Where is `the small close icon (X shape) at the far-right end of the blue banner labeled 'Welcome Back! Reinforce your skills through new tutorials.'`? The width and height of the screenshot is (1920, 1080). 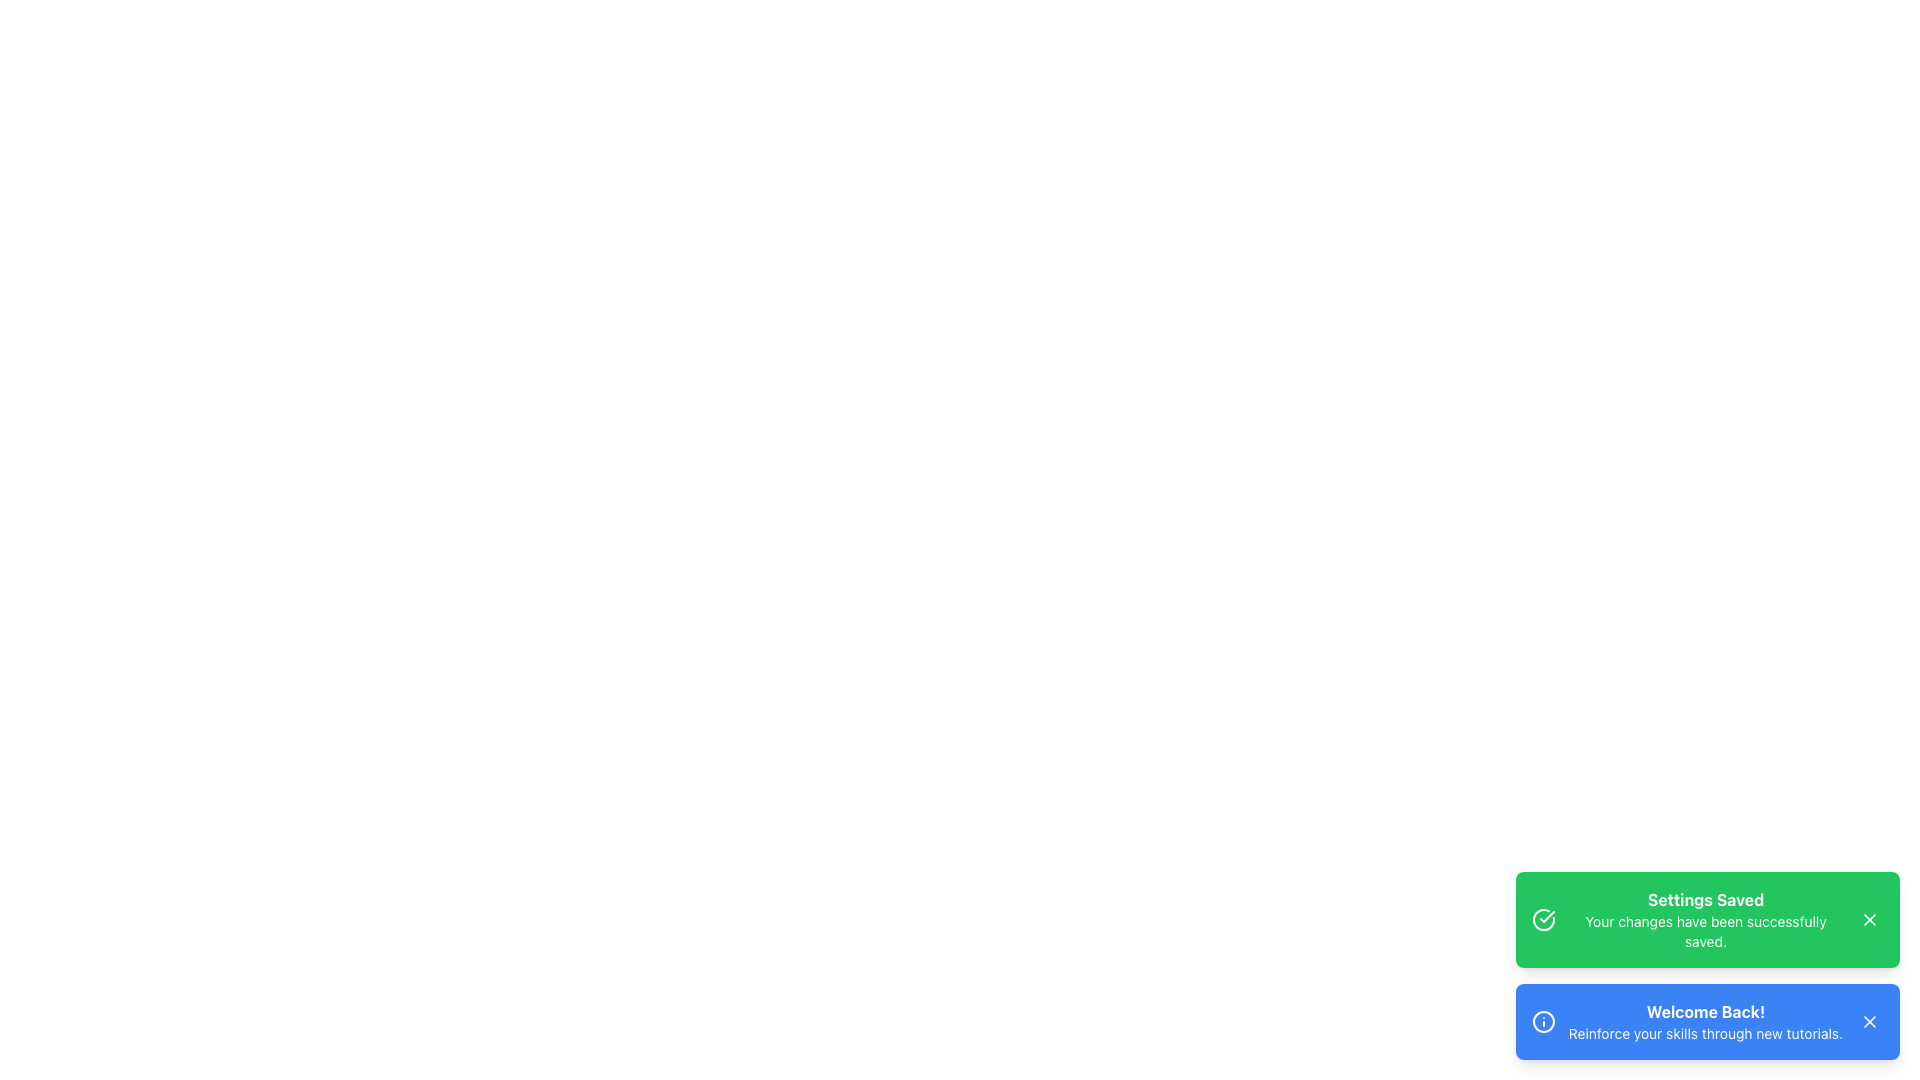 the small close icon (X shape) at the far-right end of the blue banner labeled 'Welcome Back! Reinforce your skills through new tutorials.' is located at coordinates (1869, 1022).